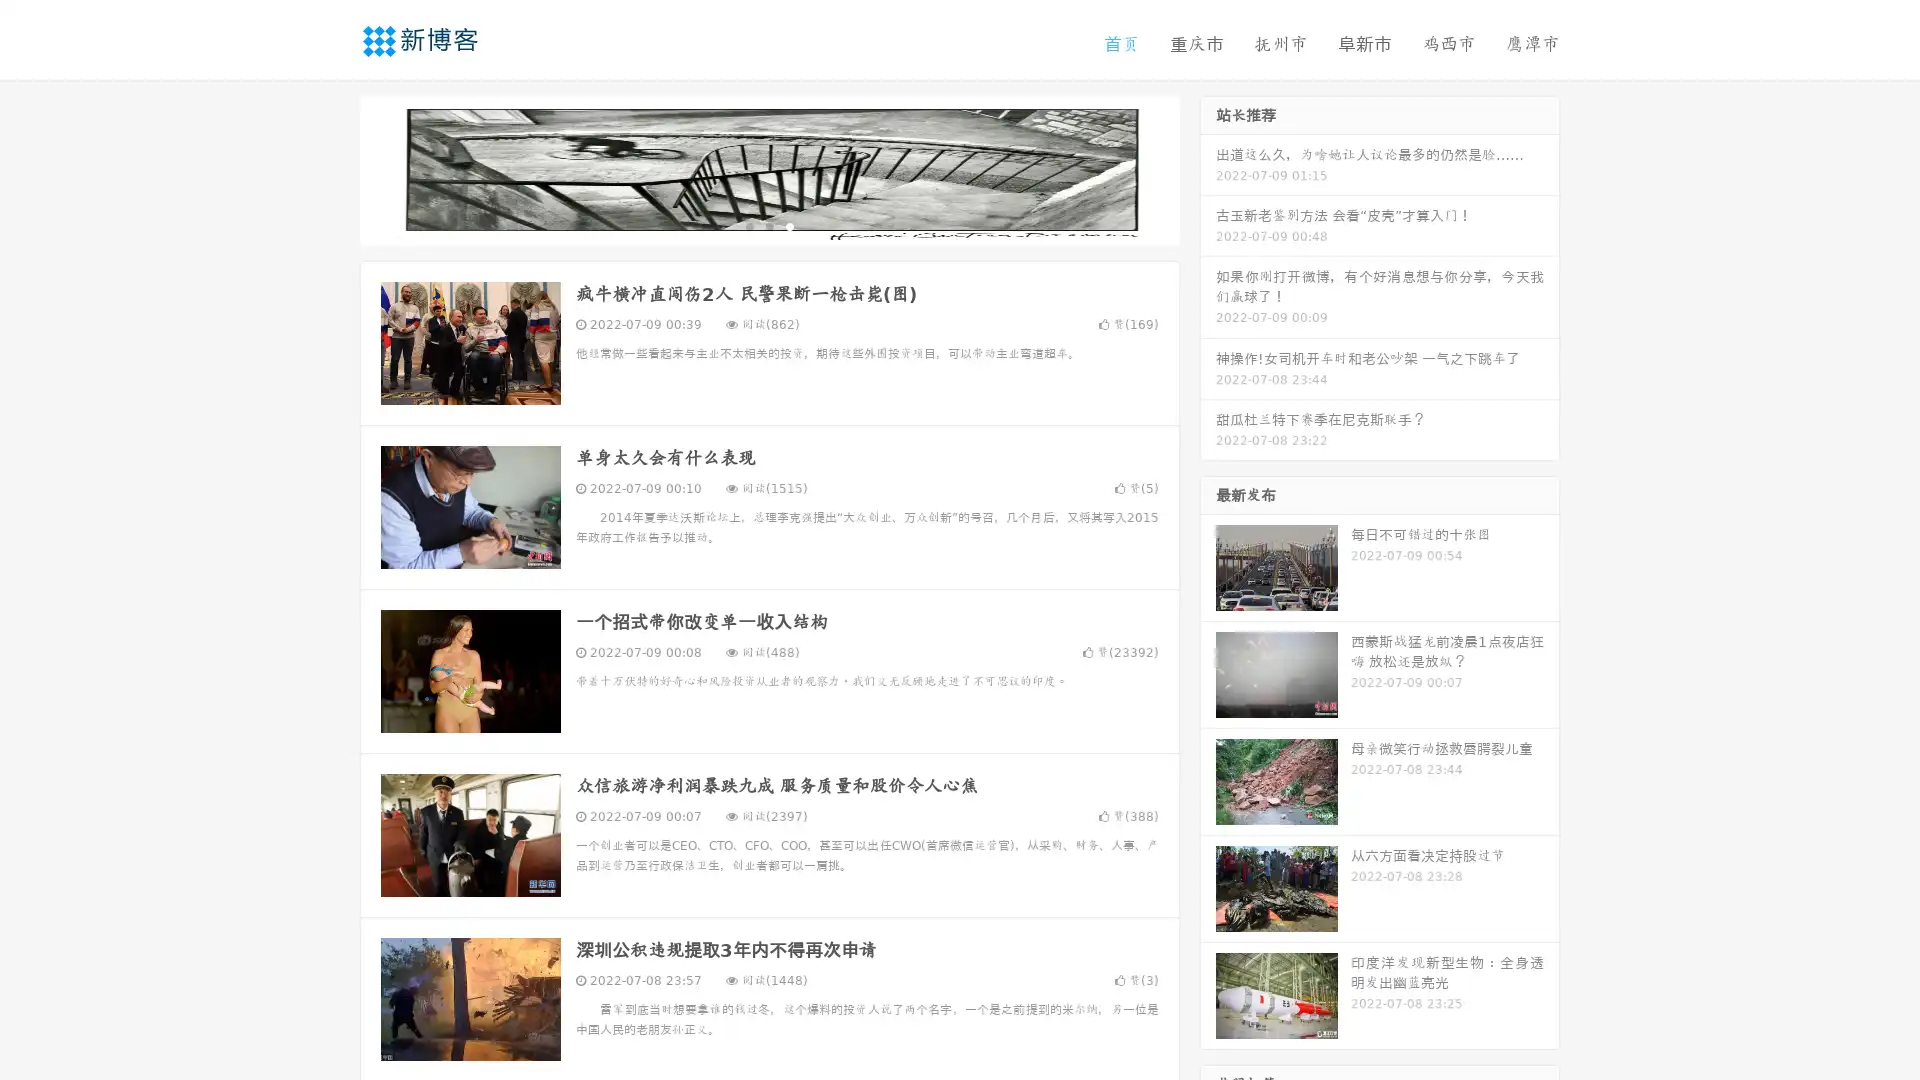 The height and width of the screenshot is (1080, 1920). What do you see at coordinates (330, 168) in the screenshot?
I see `Previous slide` at bounding box center [330, 168].